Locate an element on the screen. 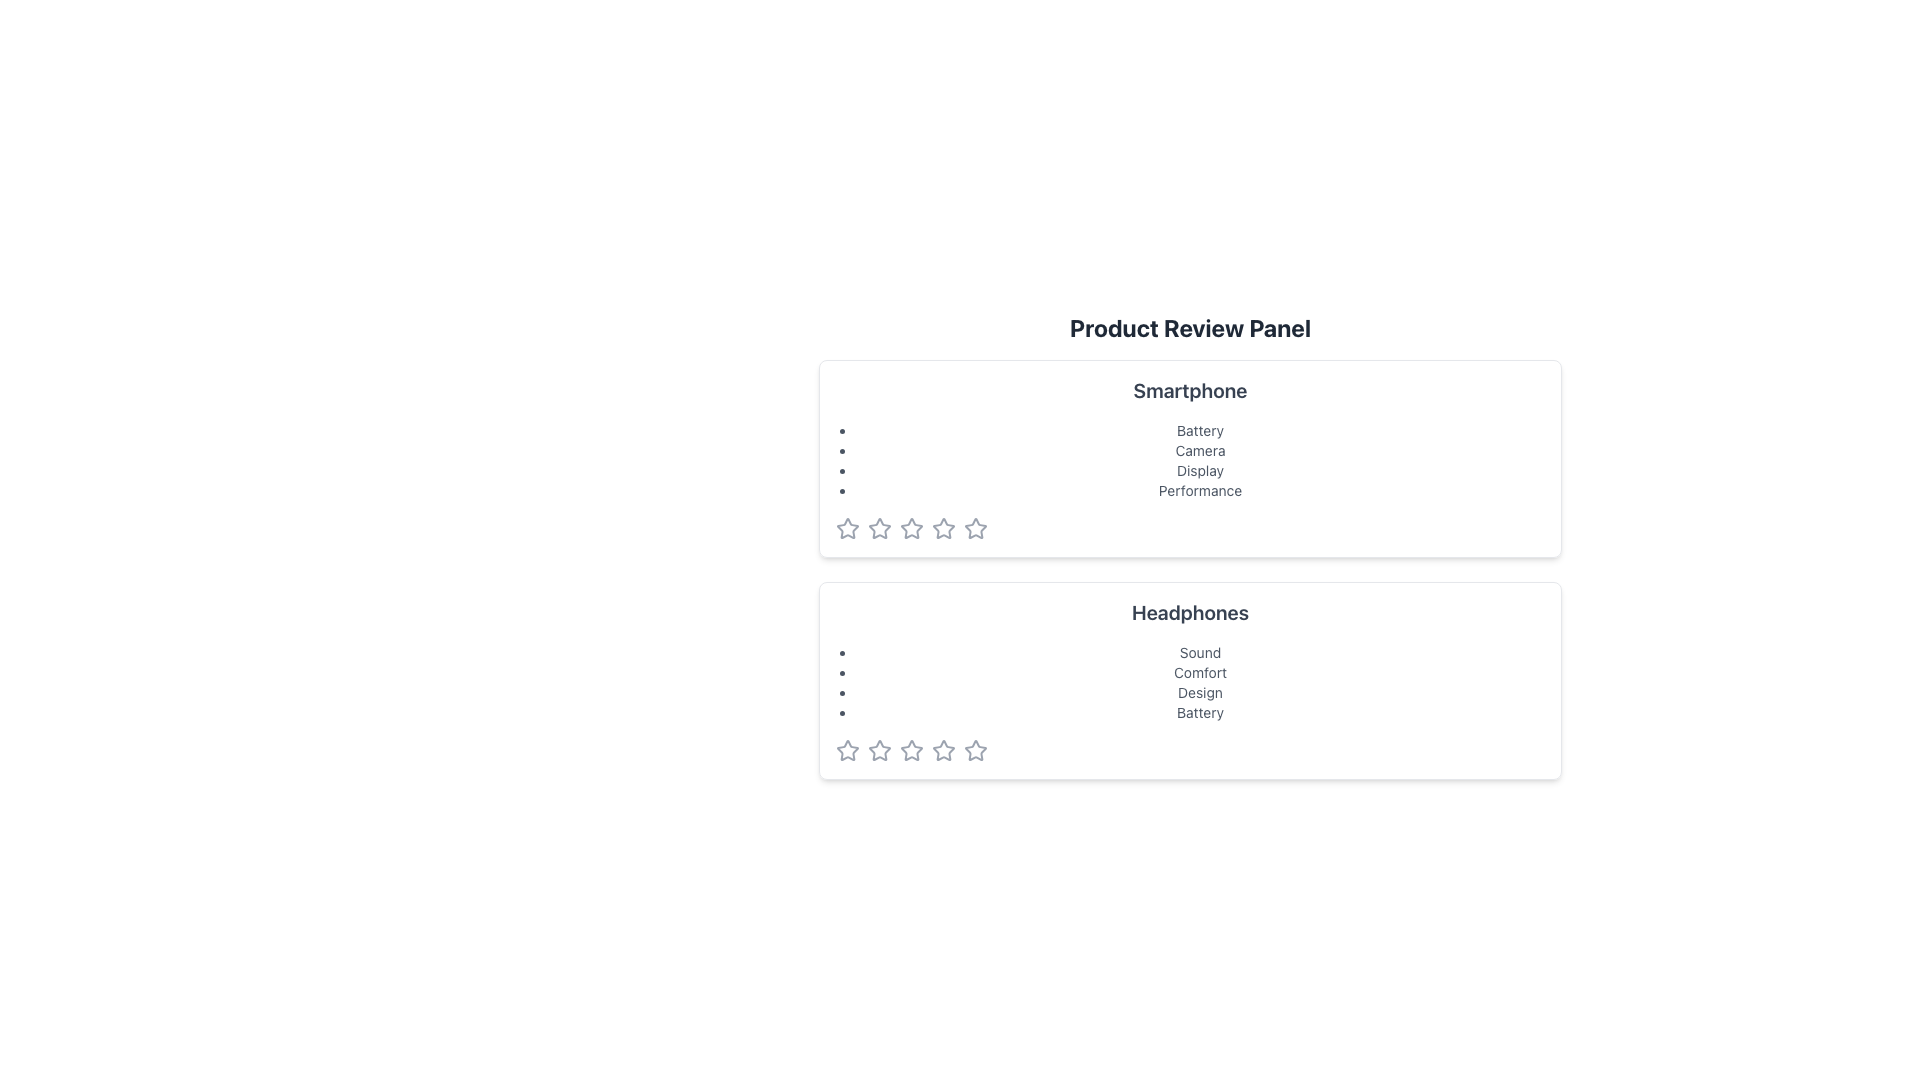  the fourth star icon in the rating bar located below the 'Smartphone' section of the 'Product Review Panel' is located at coordinates (943, 527).